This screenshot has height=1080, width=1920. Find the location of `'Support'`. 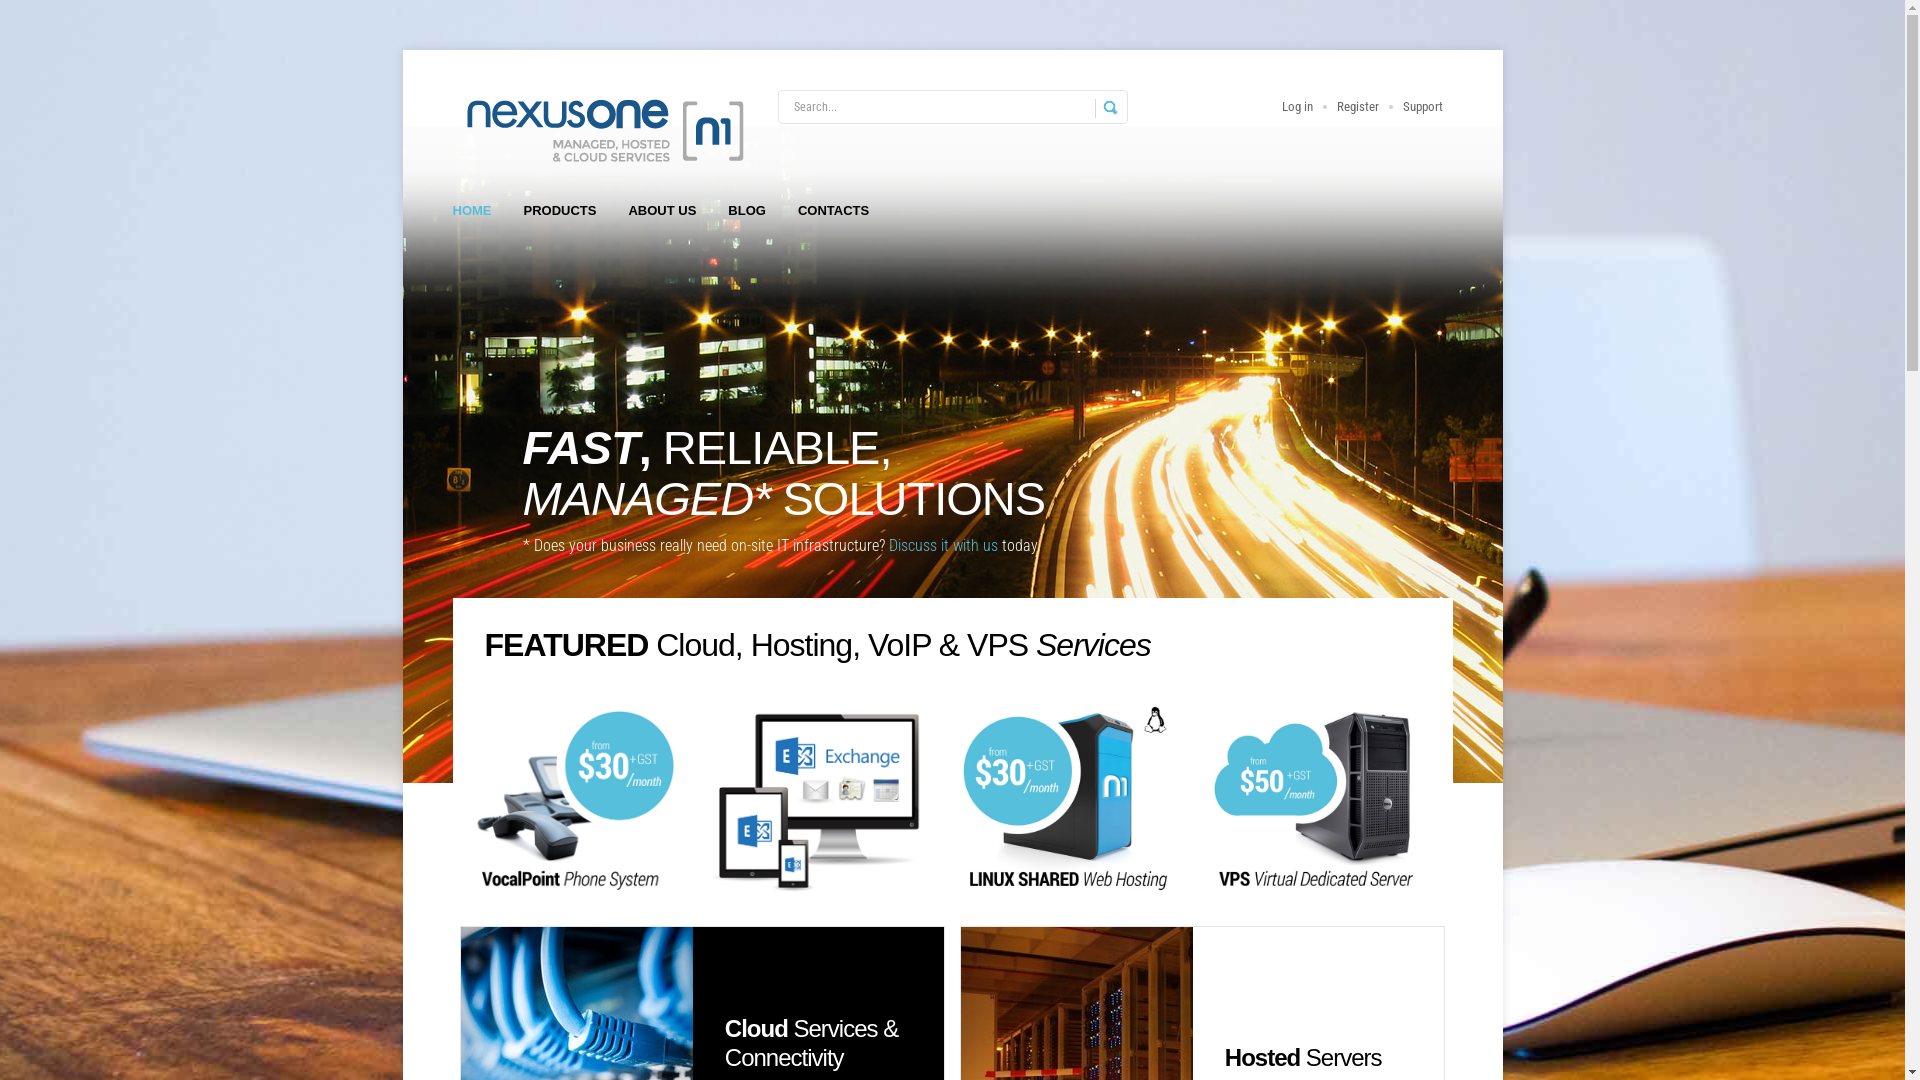

'Support' is located at coordinates (1420, 106).